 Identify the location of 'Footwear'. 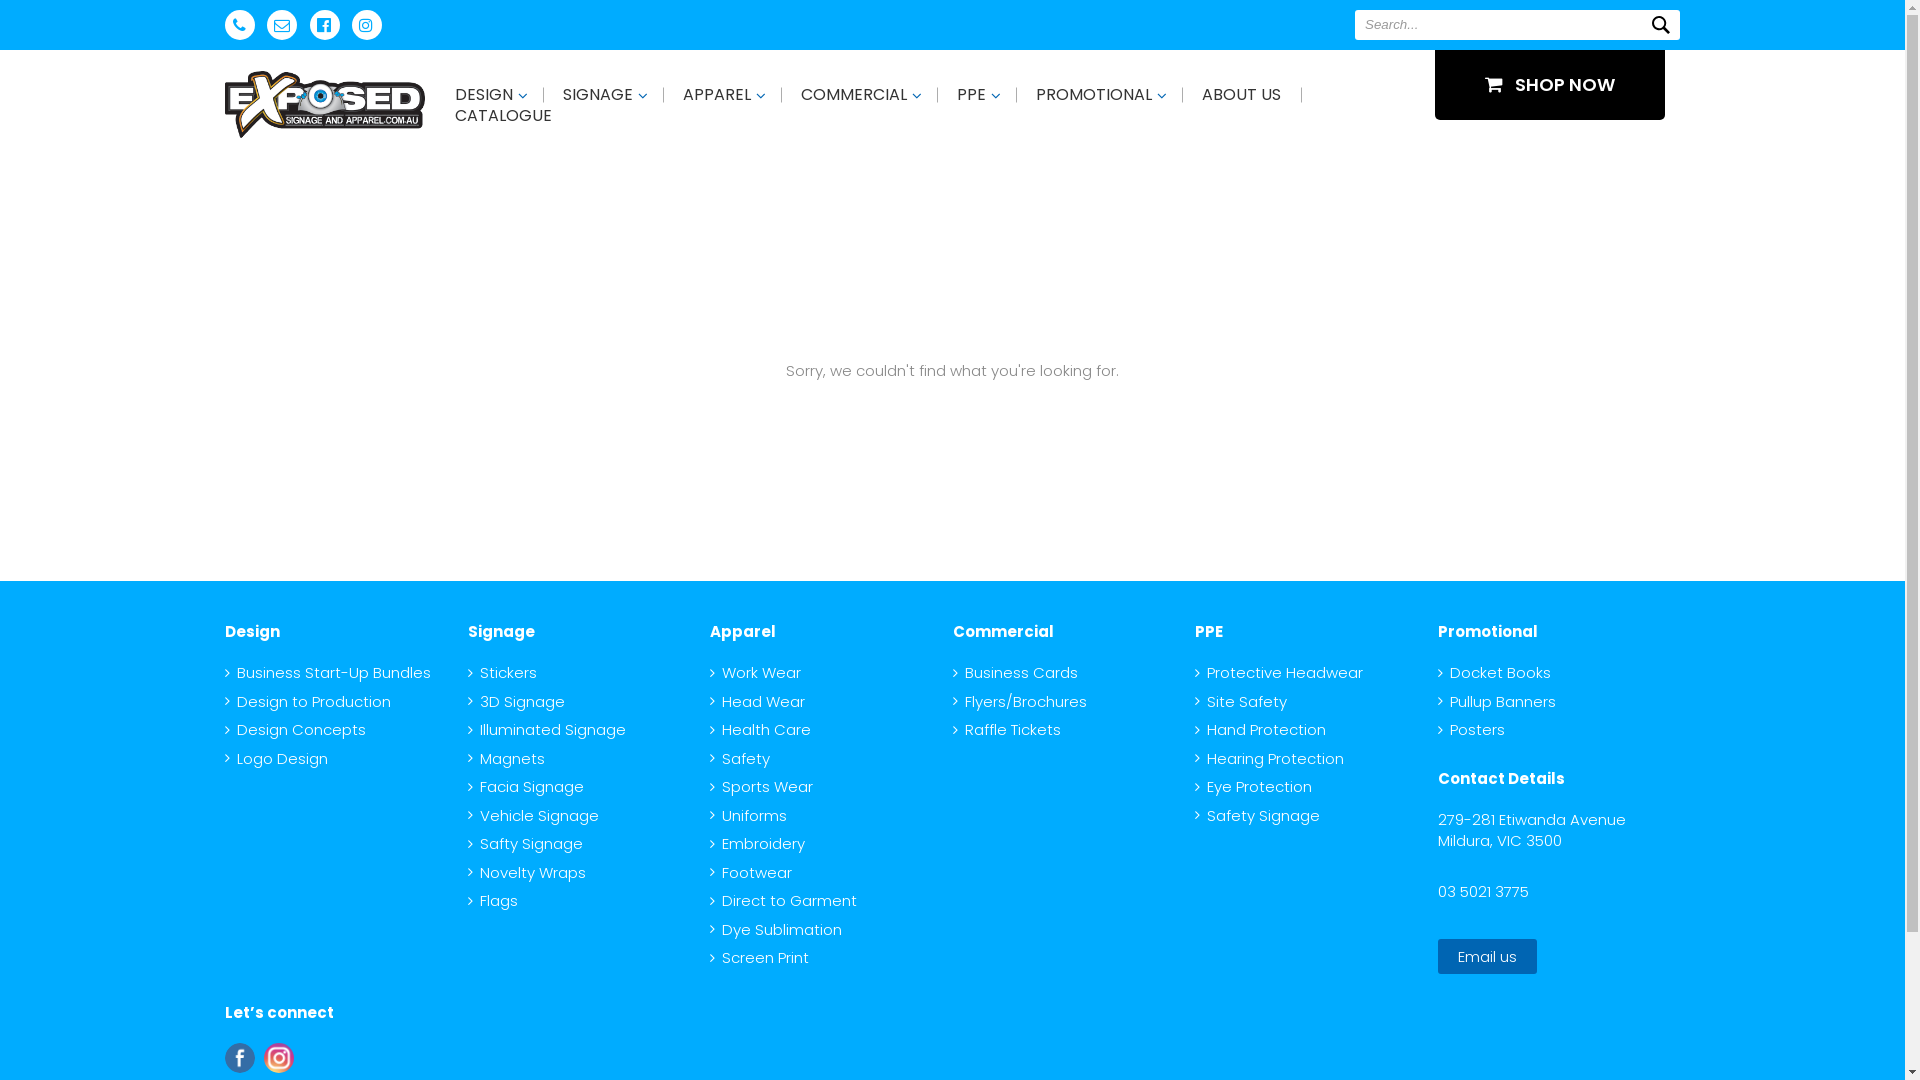
(710, 871).